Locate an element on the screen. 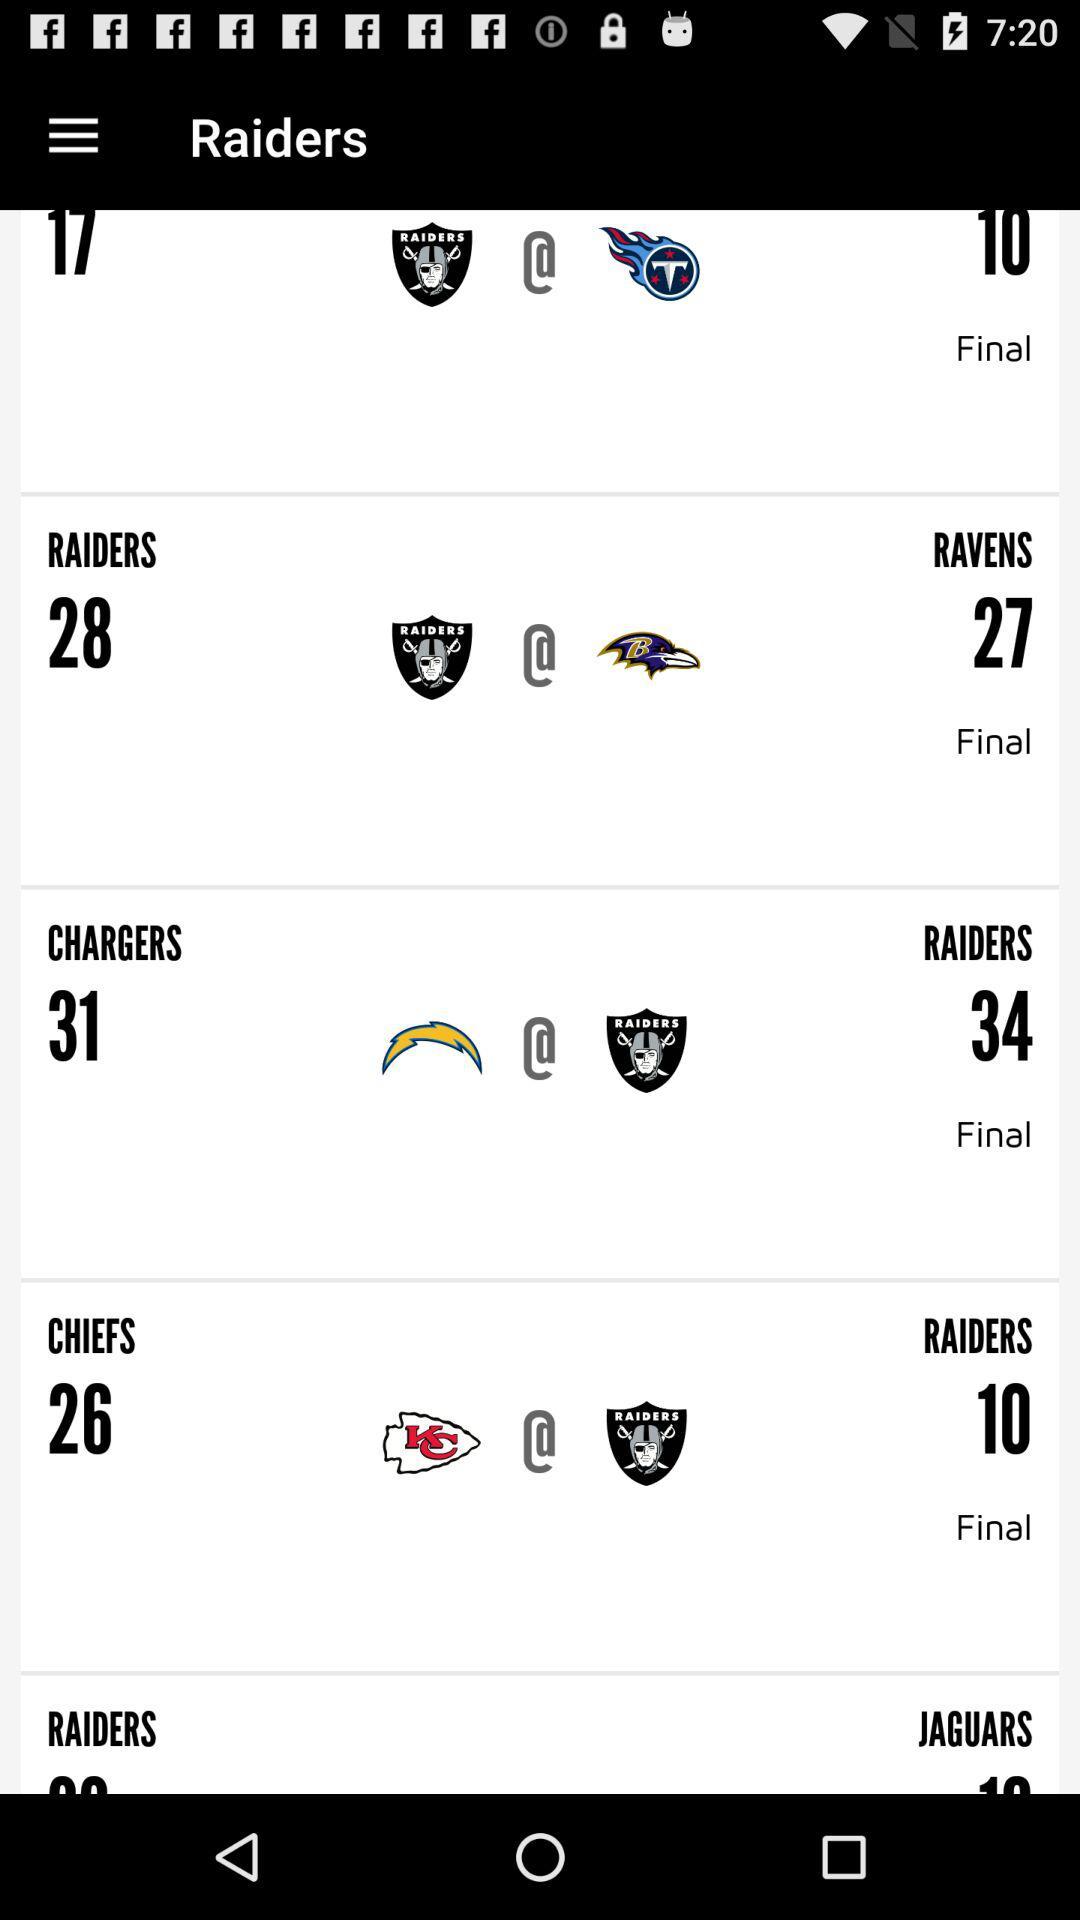 The height and width of the screenshot is (1920, 1080). the item above chiefs is located at coordinates (540, 1280).